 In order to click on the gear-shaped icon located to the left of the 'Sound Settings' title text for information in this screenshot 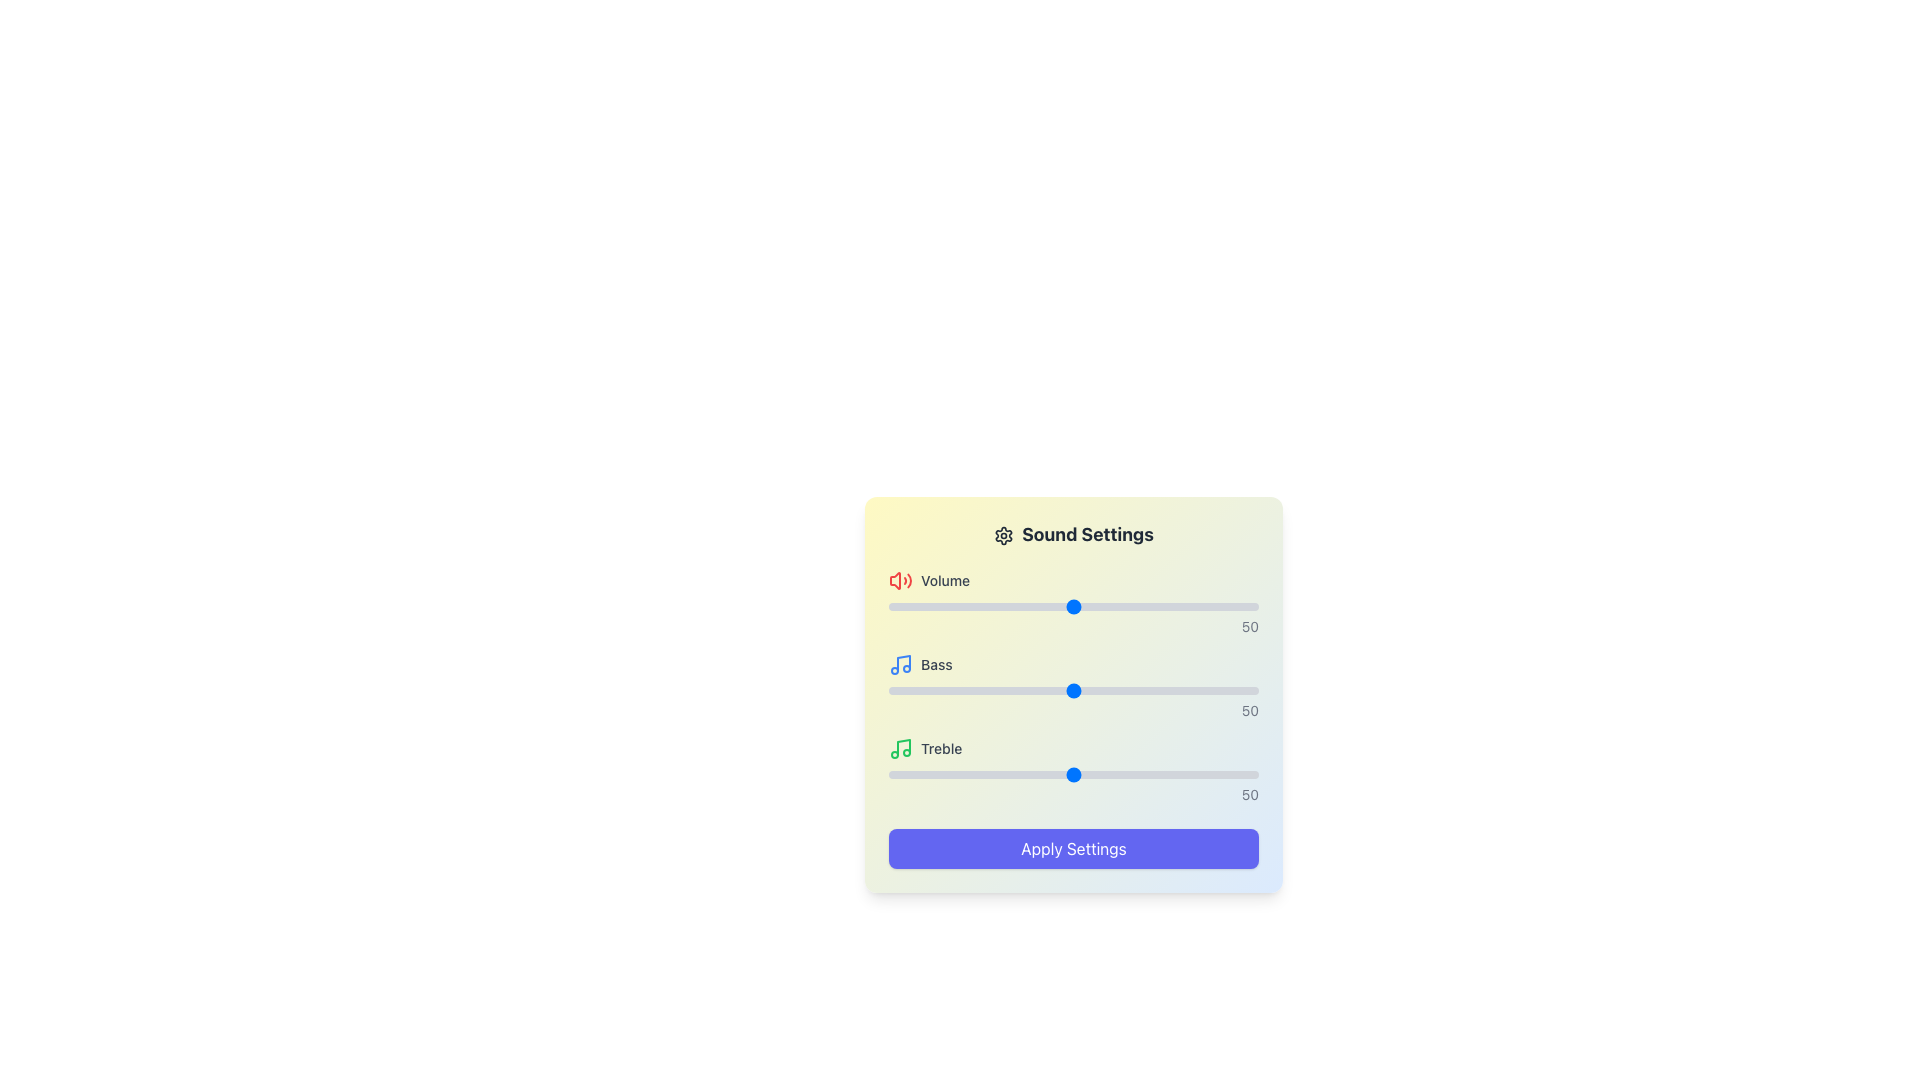, I will do `click(1004, 535)`.